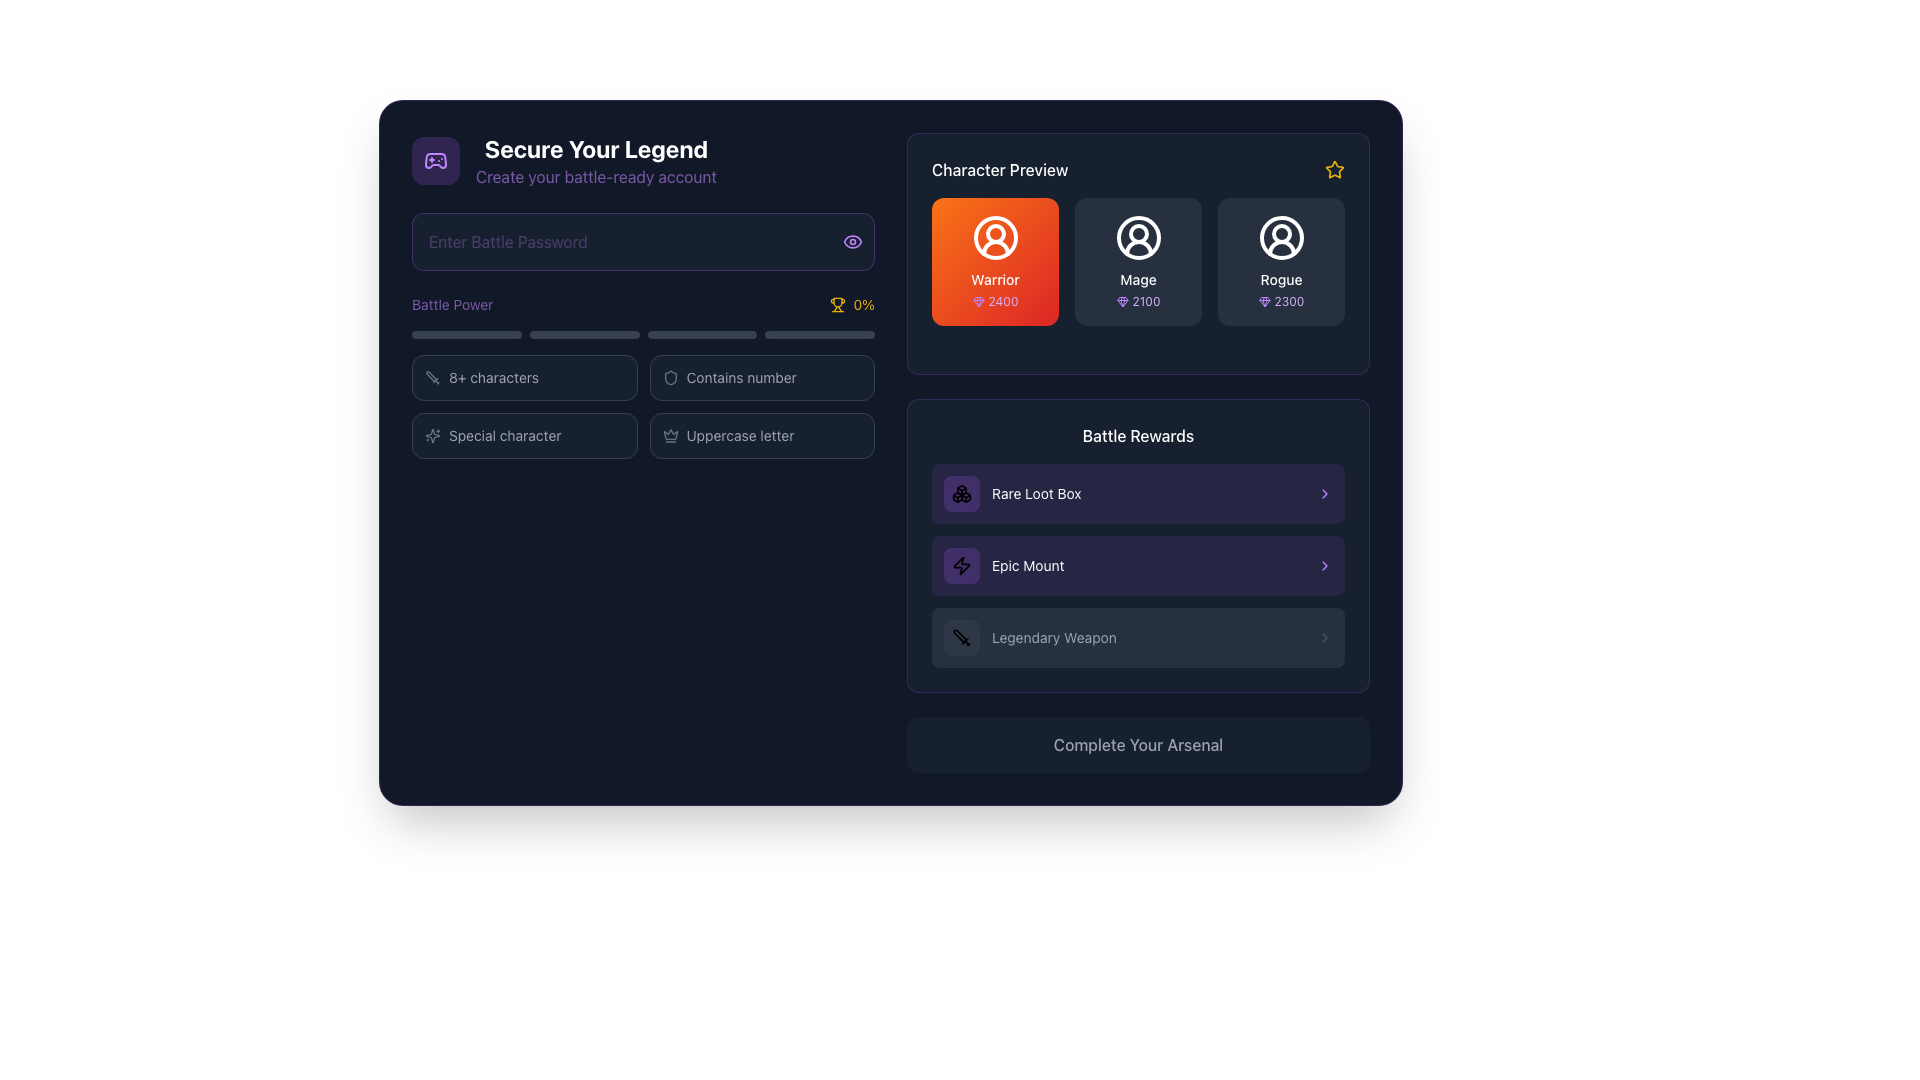 Image resolution: width=1920 pixels, height=1080 pixels. Describe the element at coordinates (853, 241) in the screenshot. I see `the eye-shaped icon located at the top-right corner of the 'Rogue' character selection card, which features a minimalistic design with an oval outline and a curved line resembling an iris` at that location.